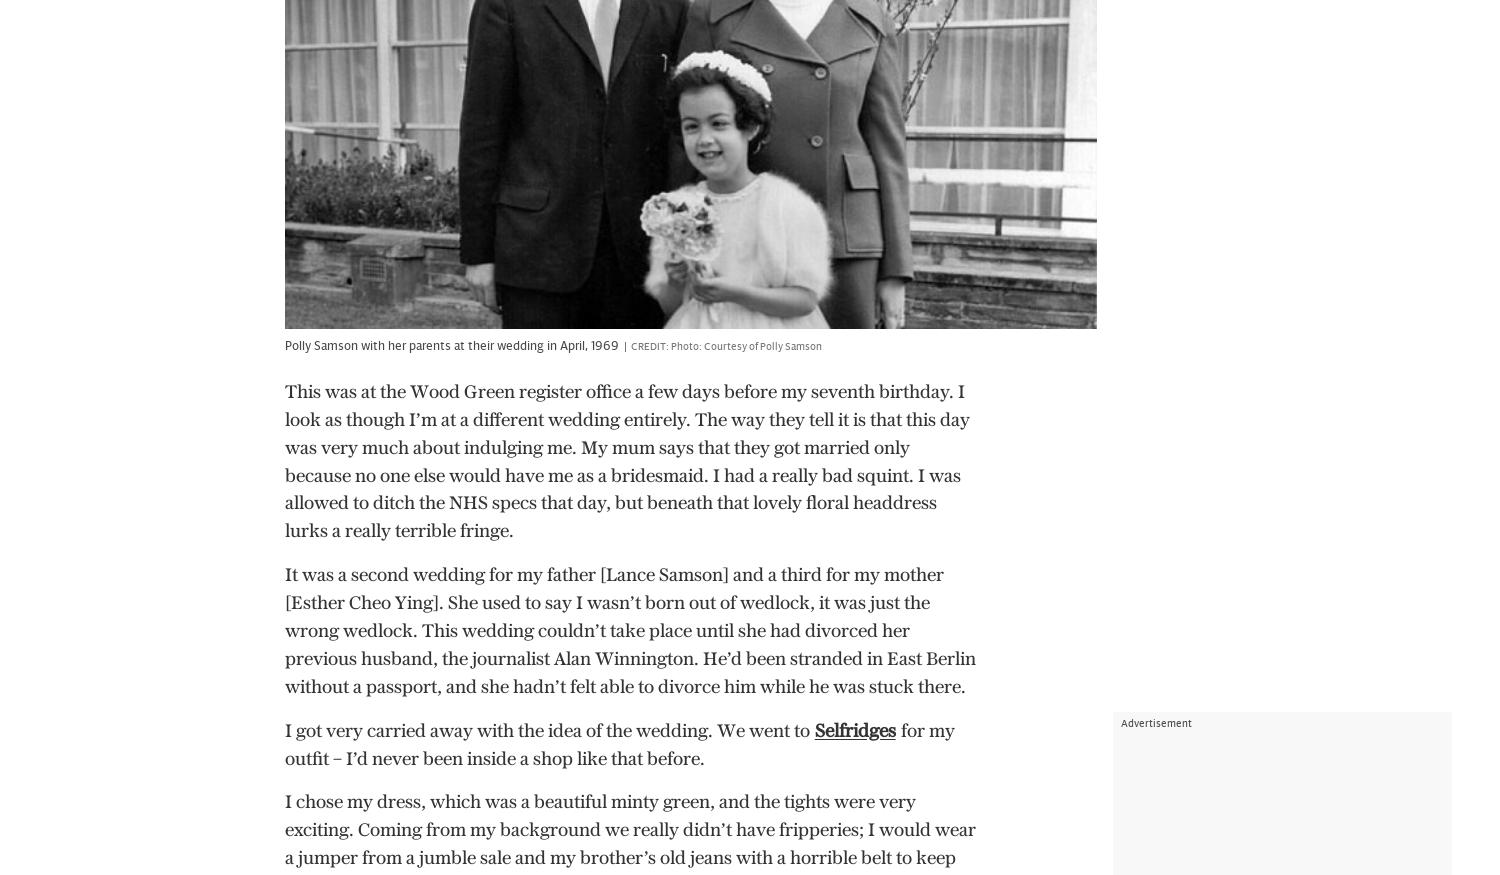 The height and width of the screenshot is (875, 1500). I want to click on 'Broadband and Mobile Deals', so click(1027, 700).